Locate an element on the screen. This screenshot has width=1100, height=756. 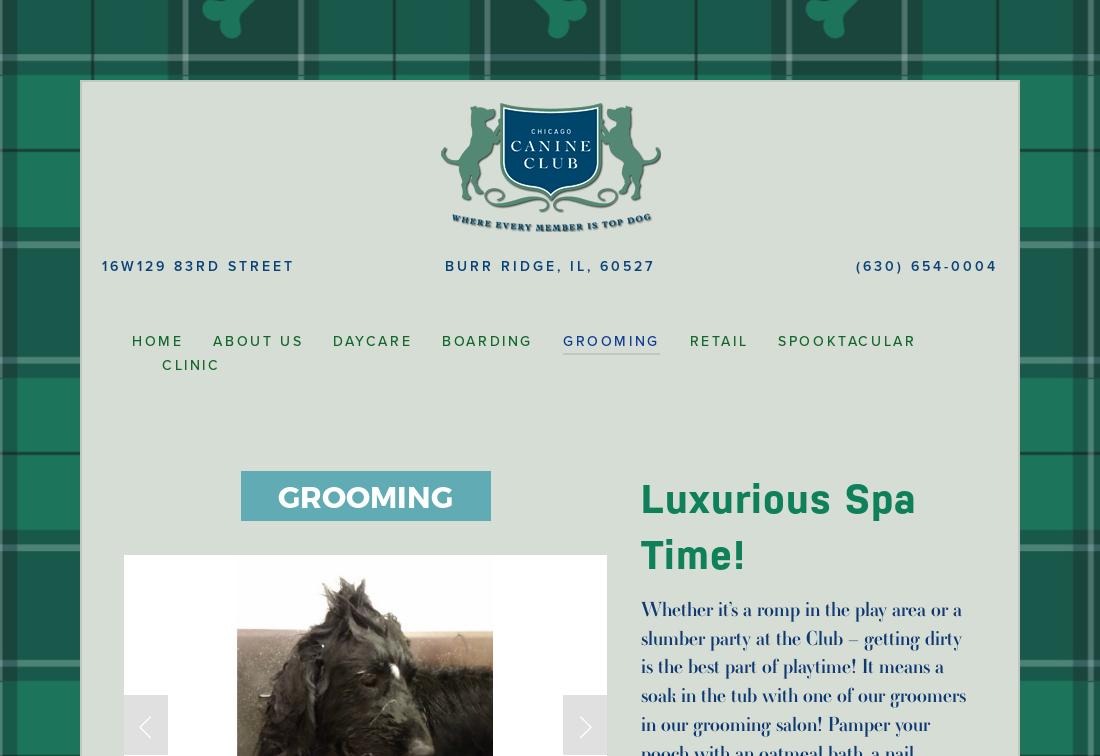
'(630) 654-0004' is located at coordinates (925, 266).